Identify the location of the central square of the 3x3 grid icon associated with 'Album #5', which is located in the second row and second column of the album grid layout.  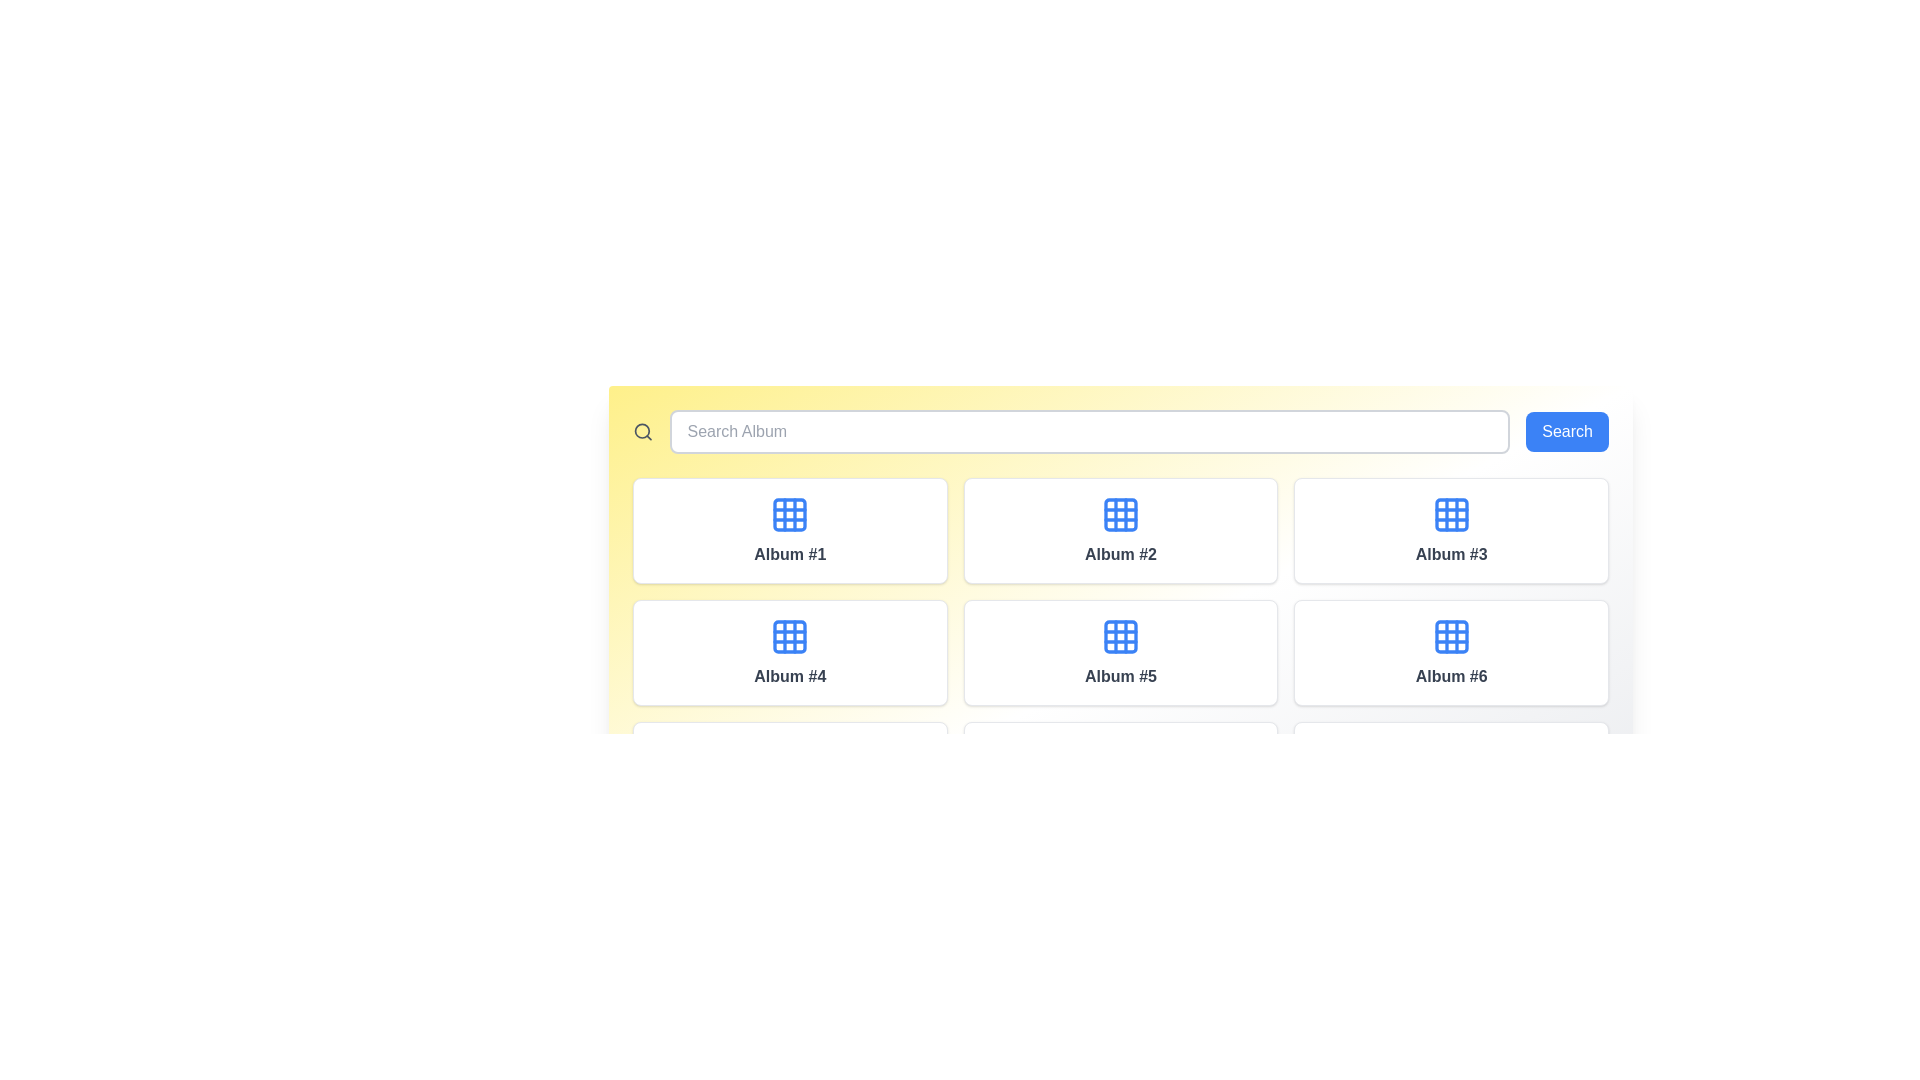
(1120, 636).